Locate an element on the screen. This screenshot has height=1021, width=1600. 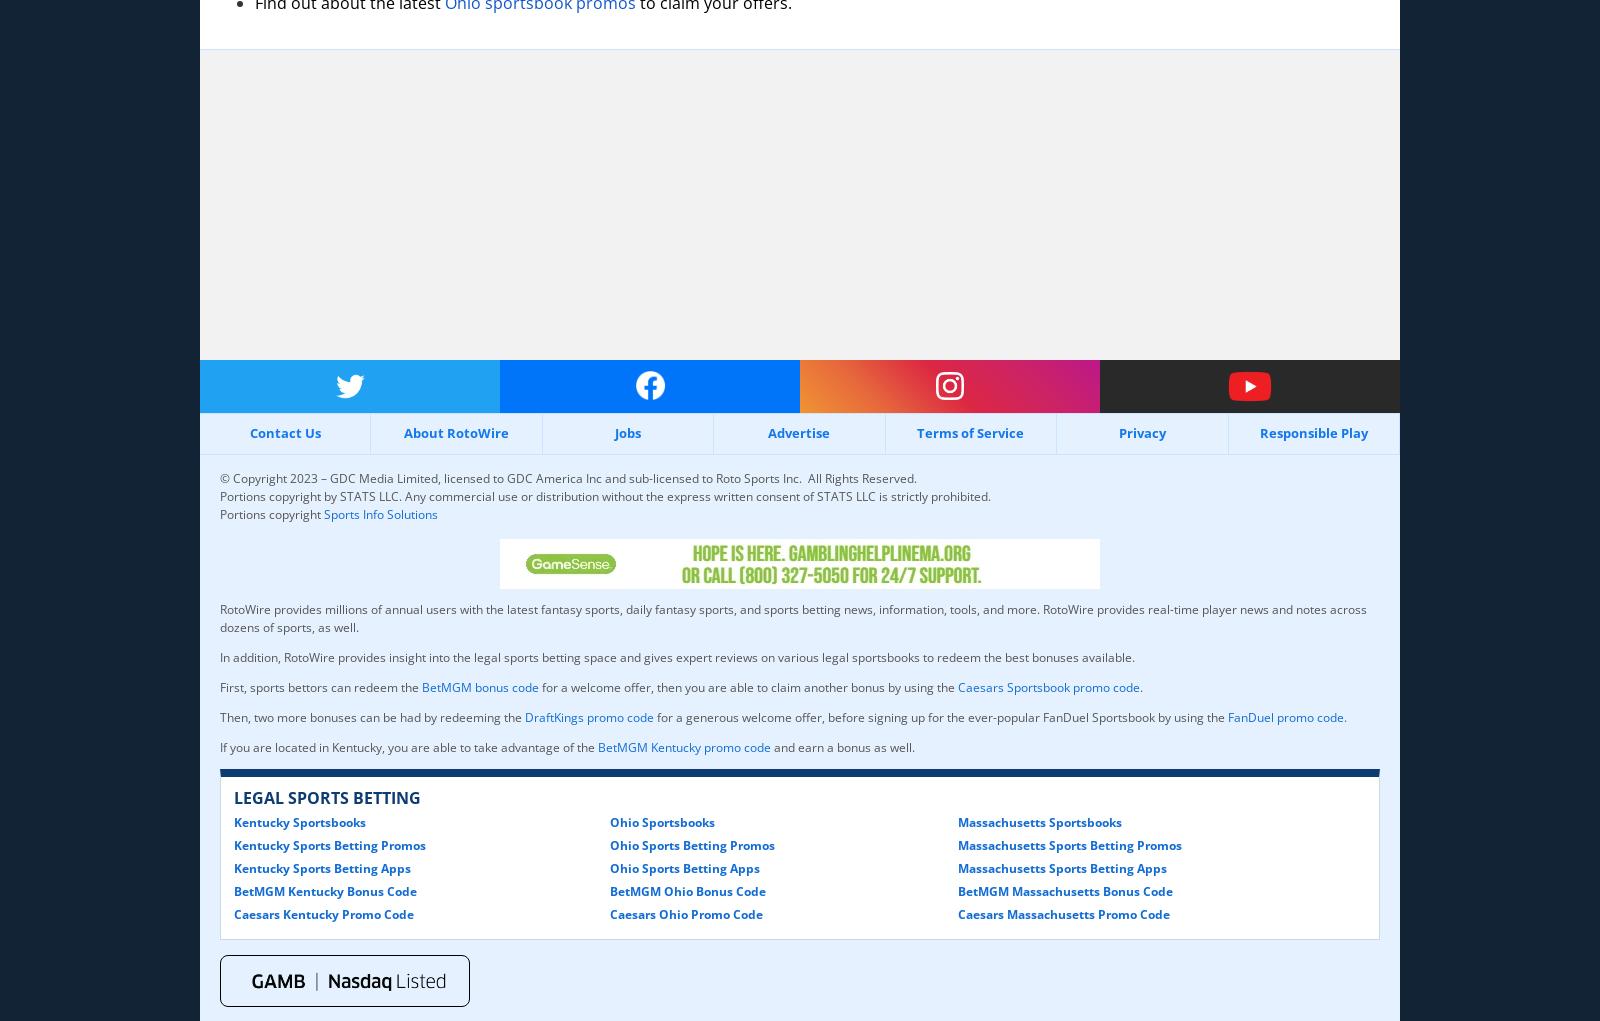
'If you are located in Kentucky, you are able to take advantage of the' is located at coordinates (220, 745).